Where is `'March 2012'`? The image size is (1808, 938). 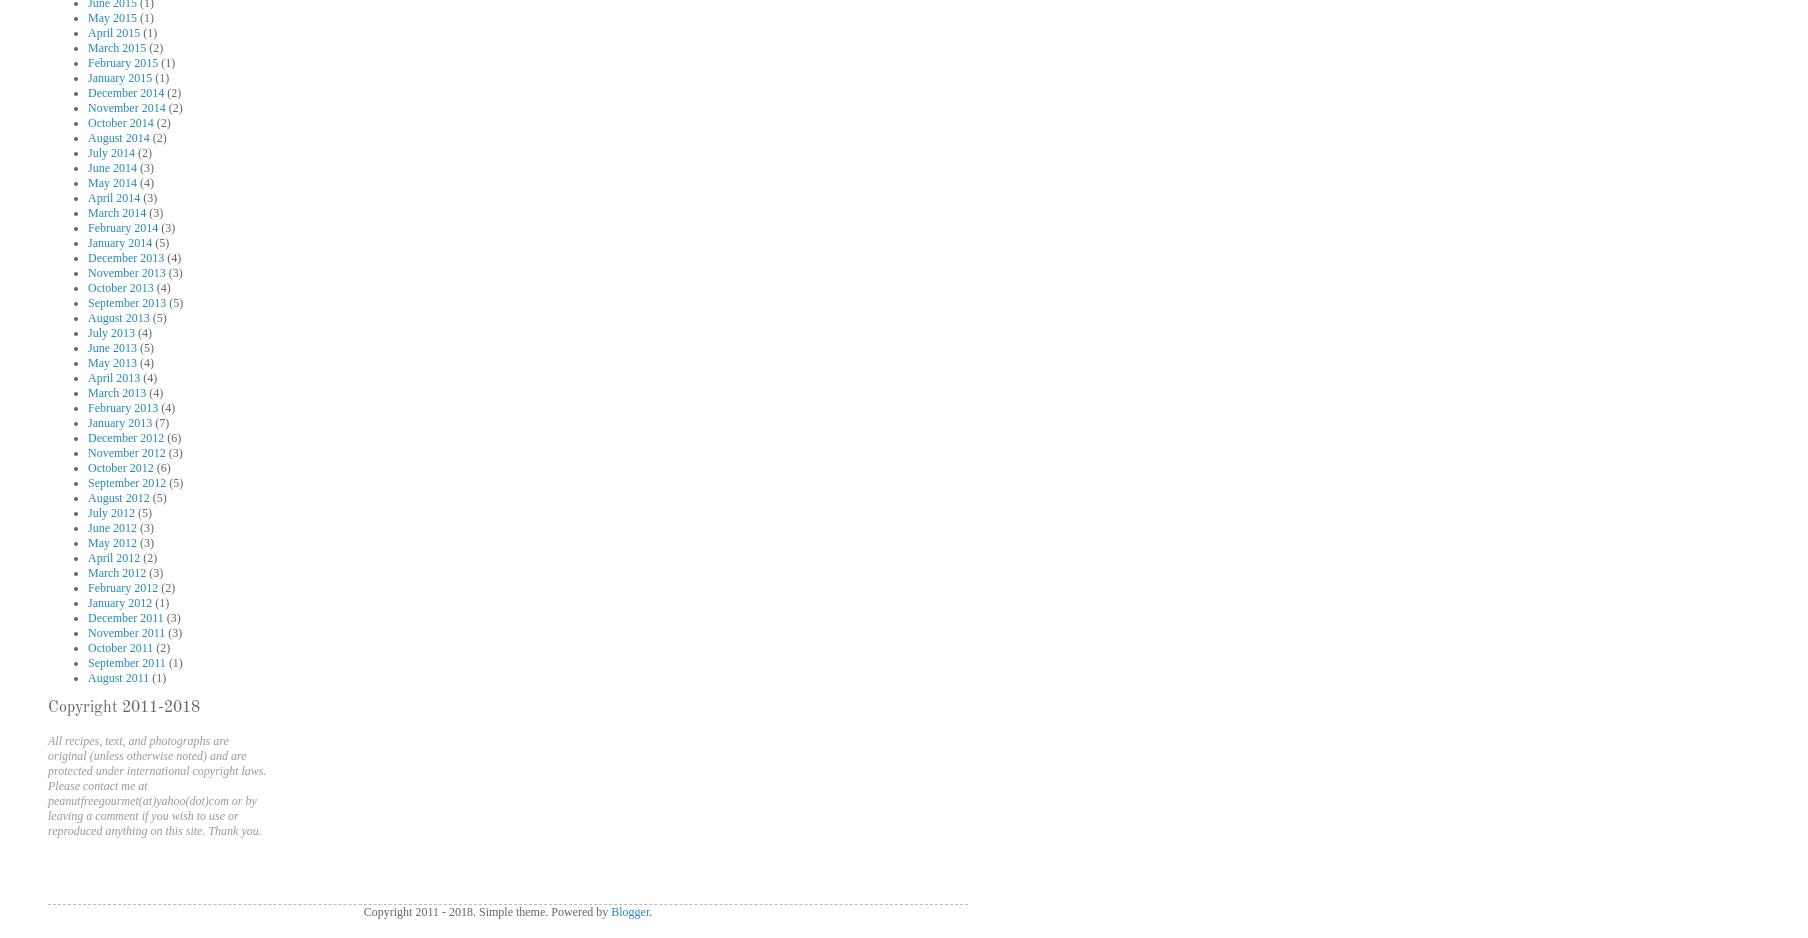 'March 2012' is located at coordinates (115, 572).